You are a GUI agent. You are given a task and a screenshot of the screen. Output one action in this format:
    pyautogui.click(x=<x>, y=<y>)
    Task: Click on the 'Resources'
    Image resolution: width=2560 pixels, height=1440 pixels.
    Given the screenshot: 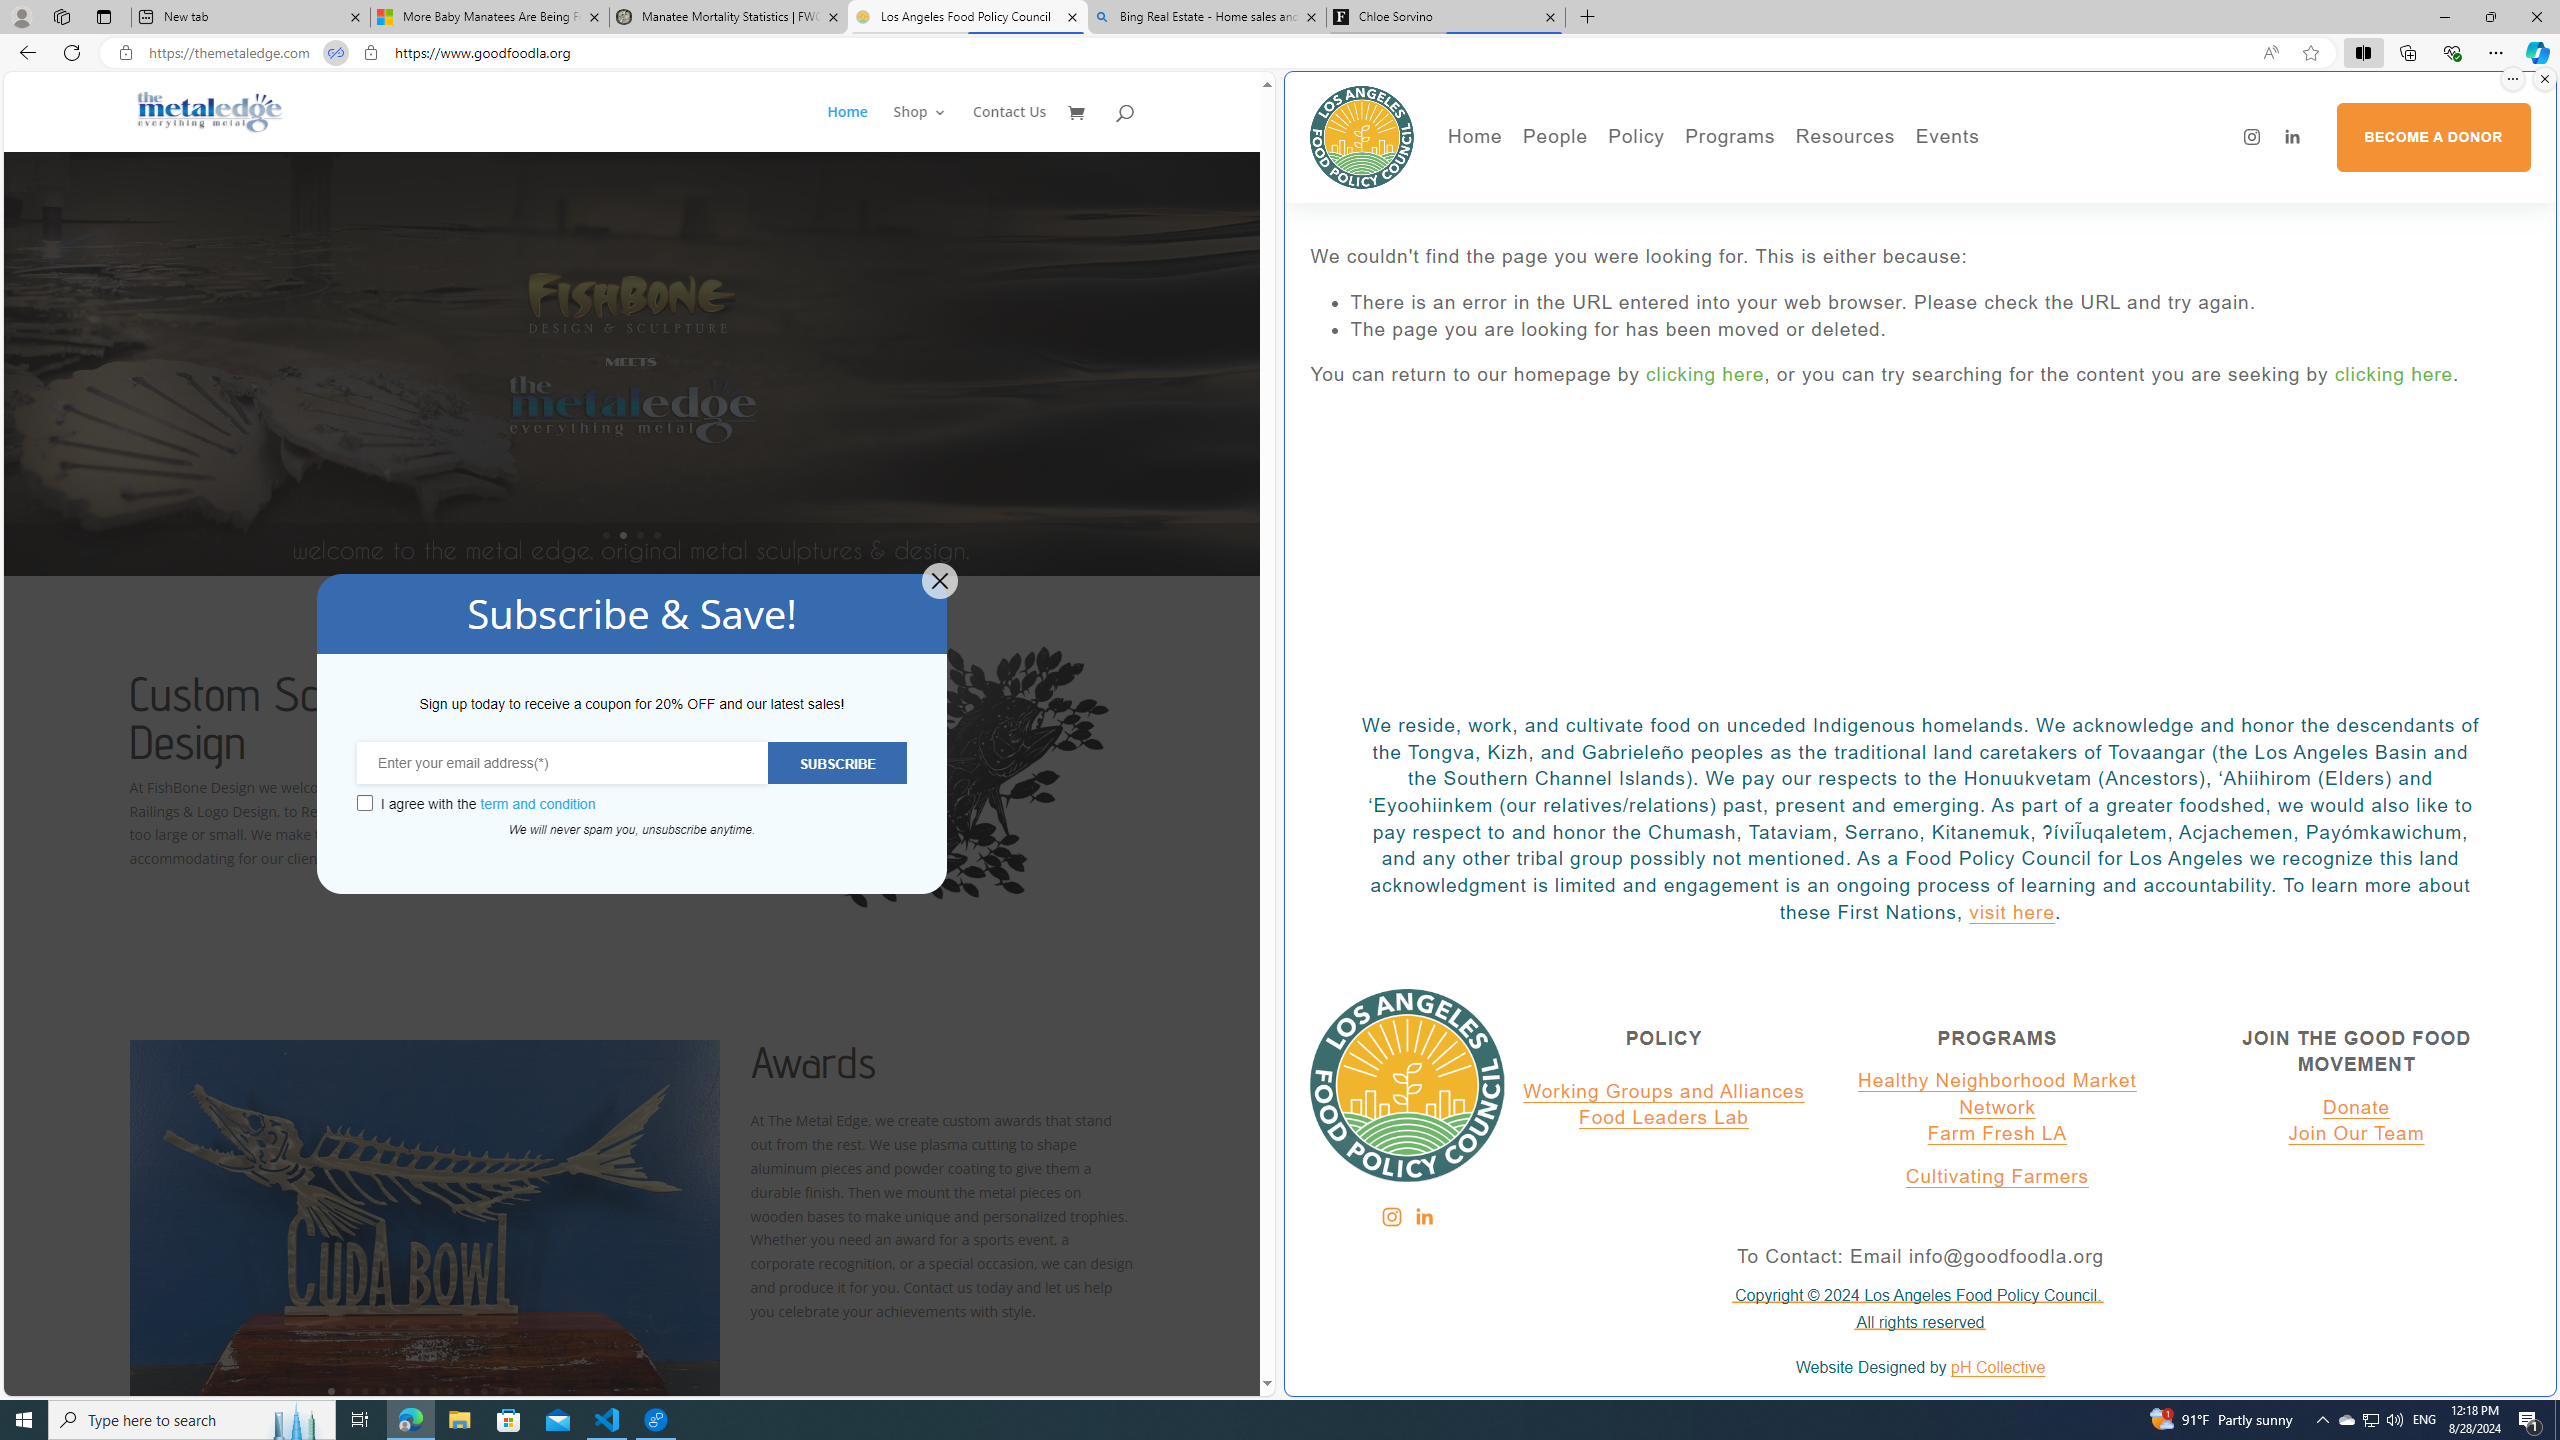 What is the action you would take?
    pyautogui.click(x=1844, y=137)
    